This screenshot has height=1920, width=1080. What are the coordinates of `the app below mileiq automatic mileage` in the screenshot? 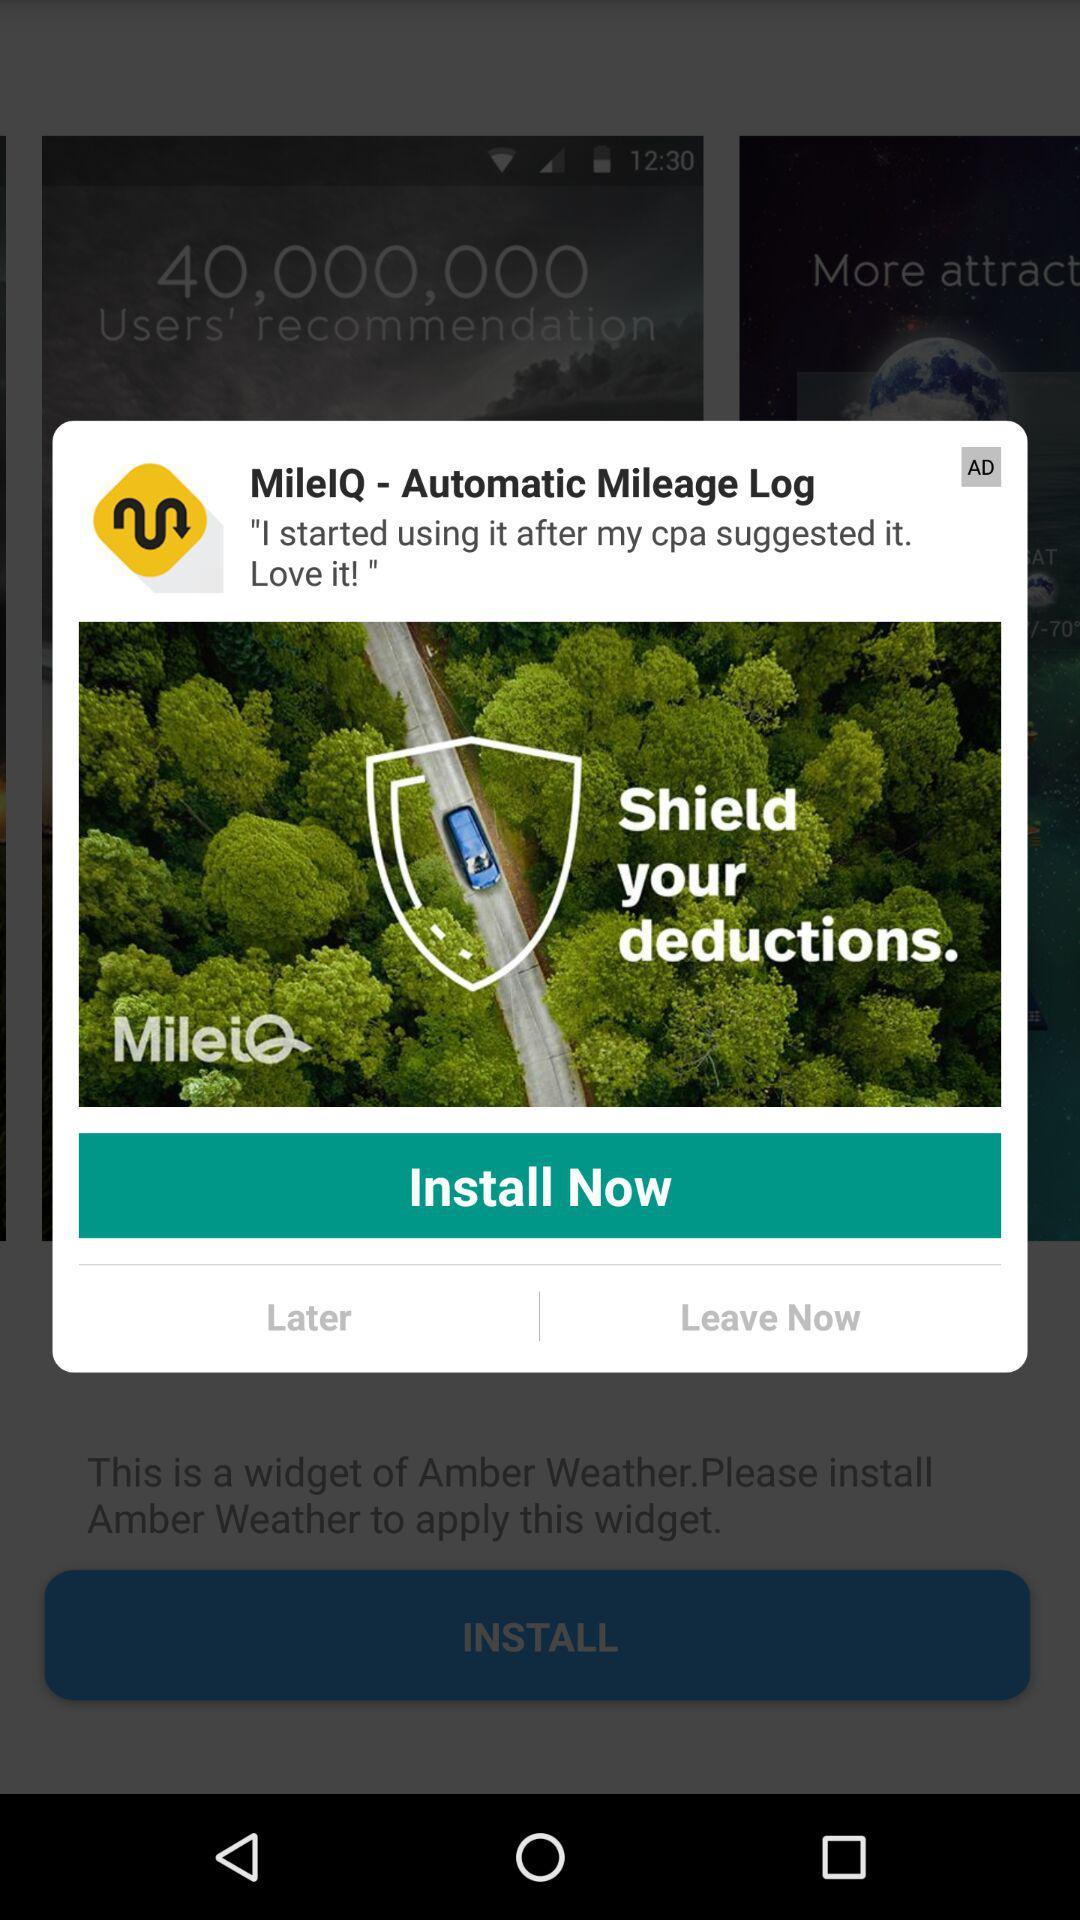 It's located at (611, 552).